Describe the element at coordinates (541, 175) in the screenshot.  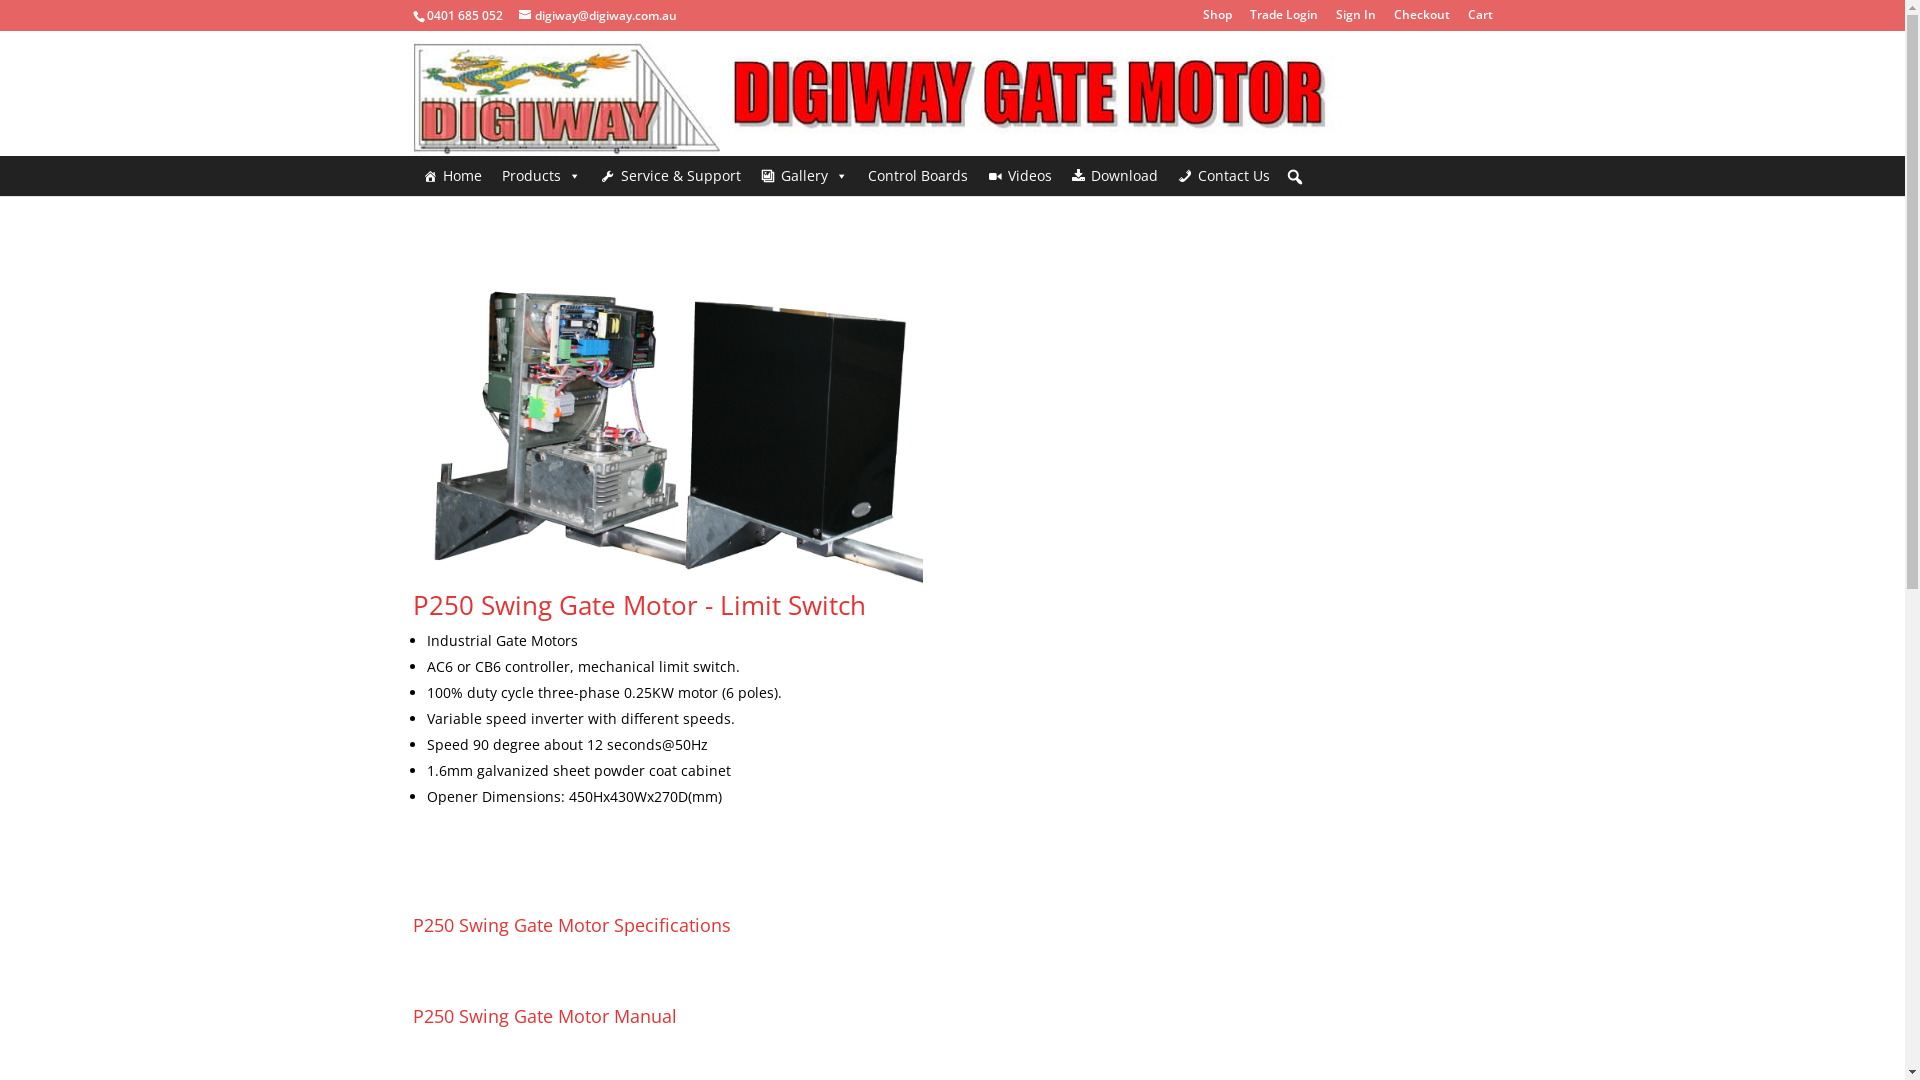
I see `'Products'` at that location.